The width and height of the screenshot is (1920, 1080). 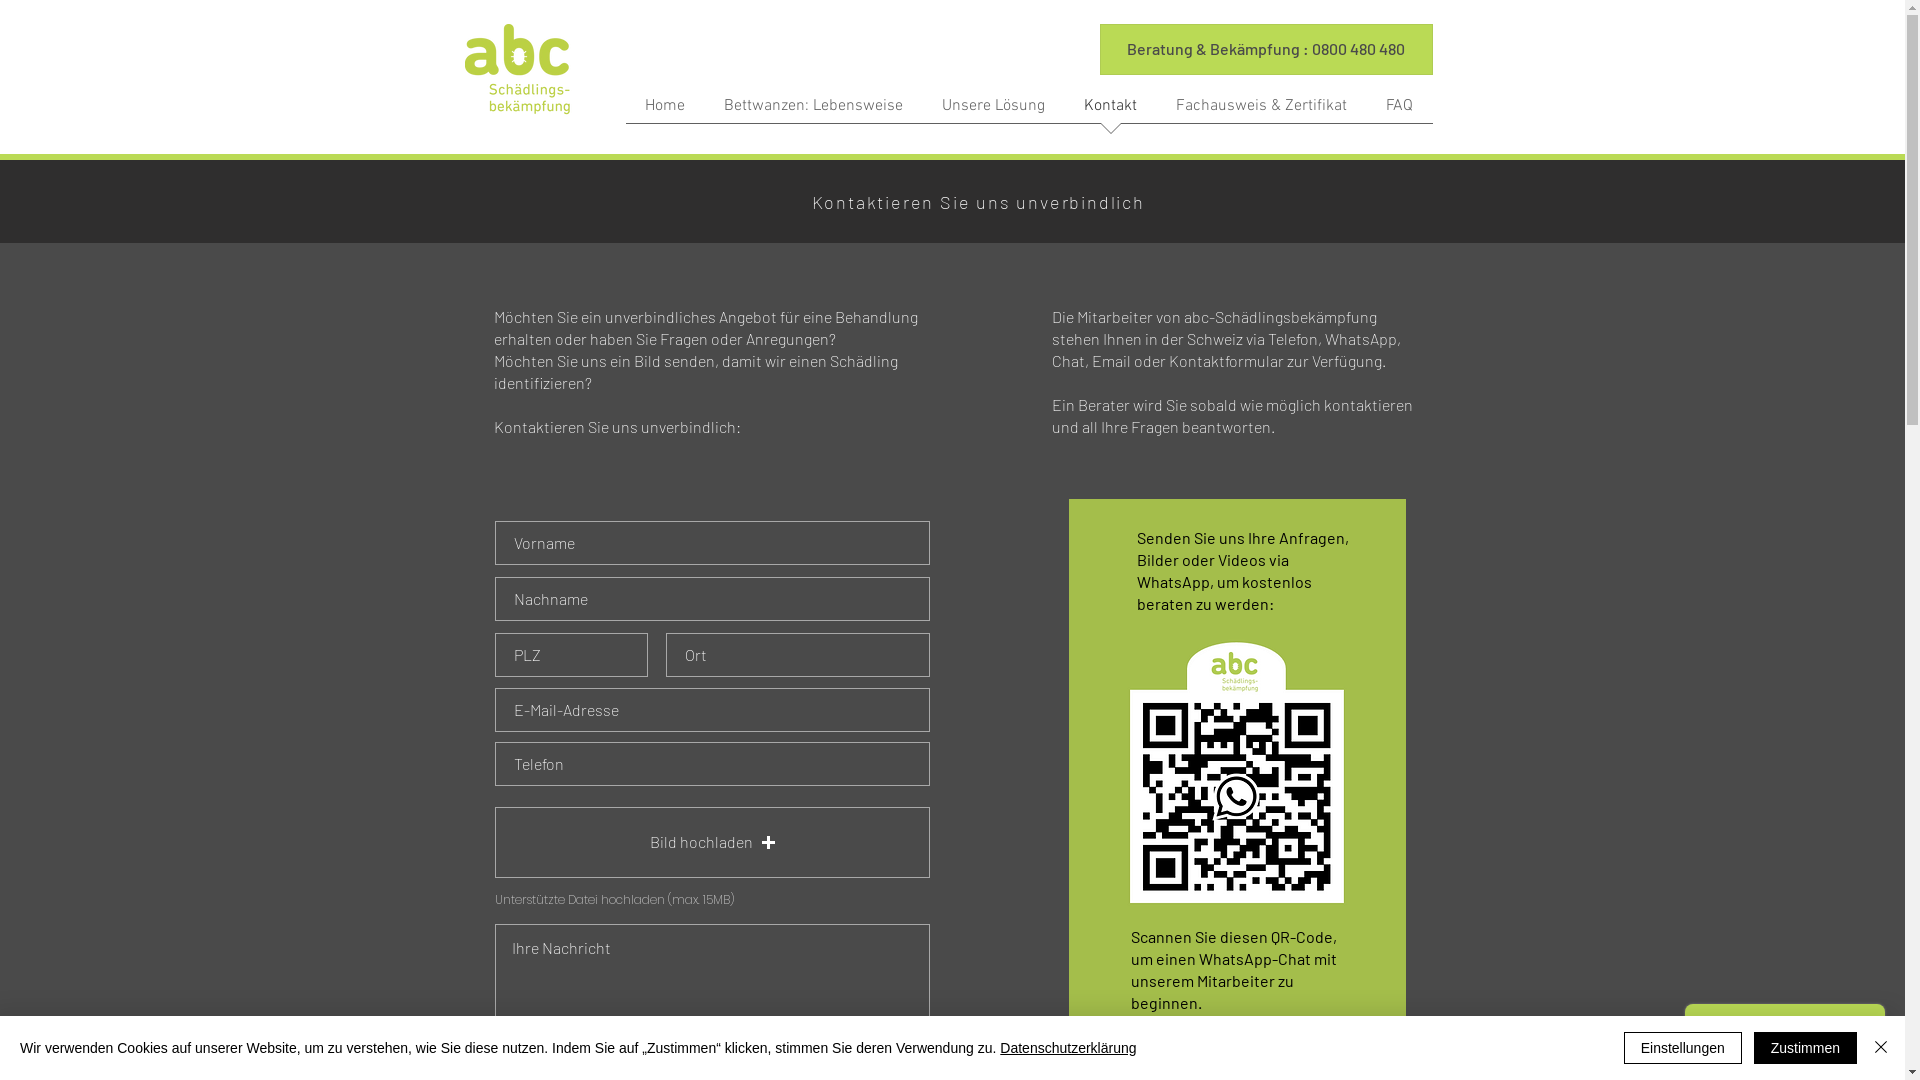 I want to click on 'Zustimmen', so click(x=1805, y=1047).